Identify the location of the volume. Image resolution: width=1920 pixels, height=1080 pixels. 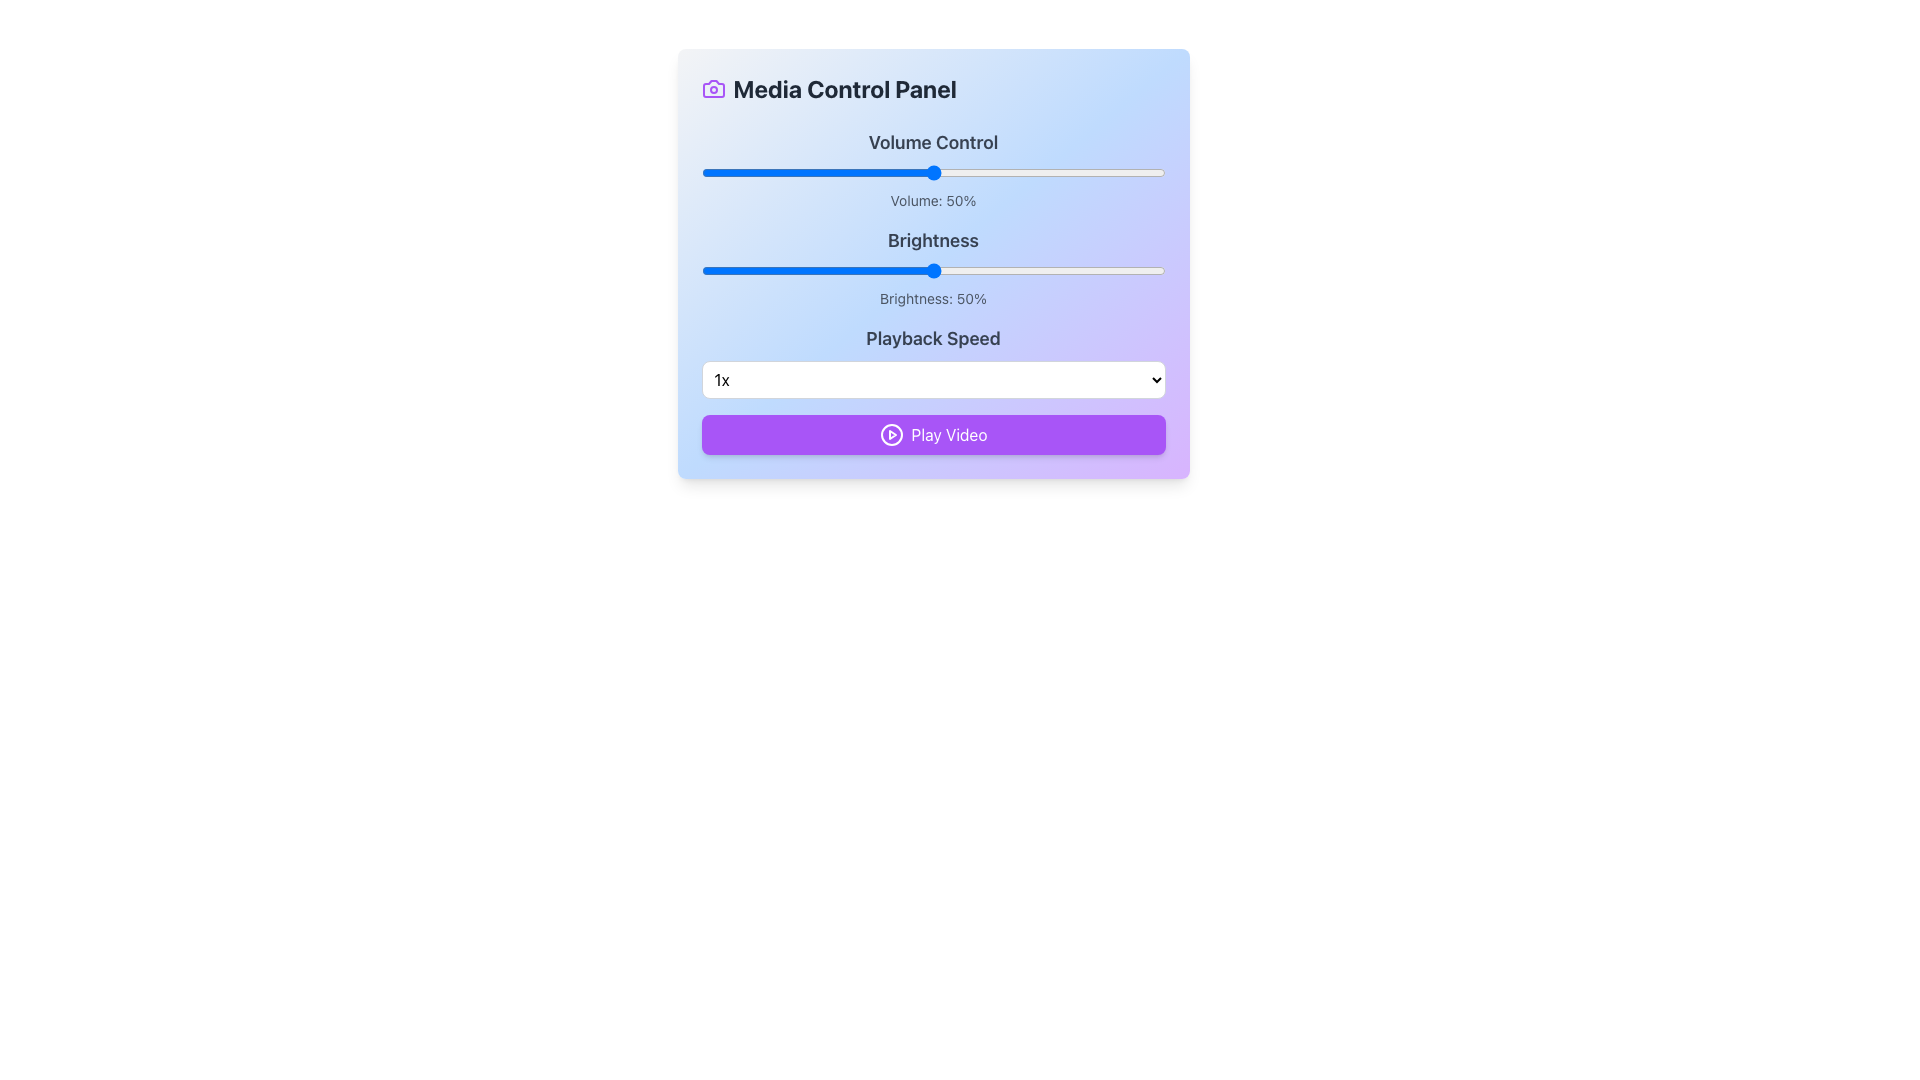
(927, 172).